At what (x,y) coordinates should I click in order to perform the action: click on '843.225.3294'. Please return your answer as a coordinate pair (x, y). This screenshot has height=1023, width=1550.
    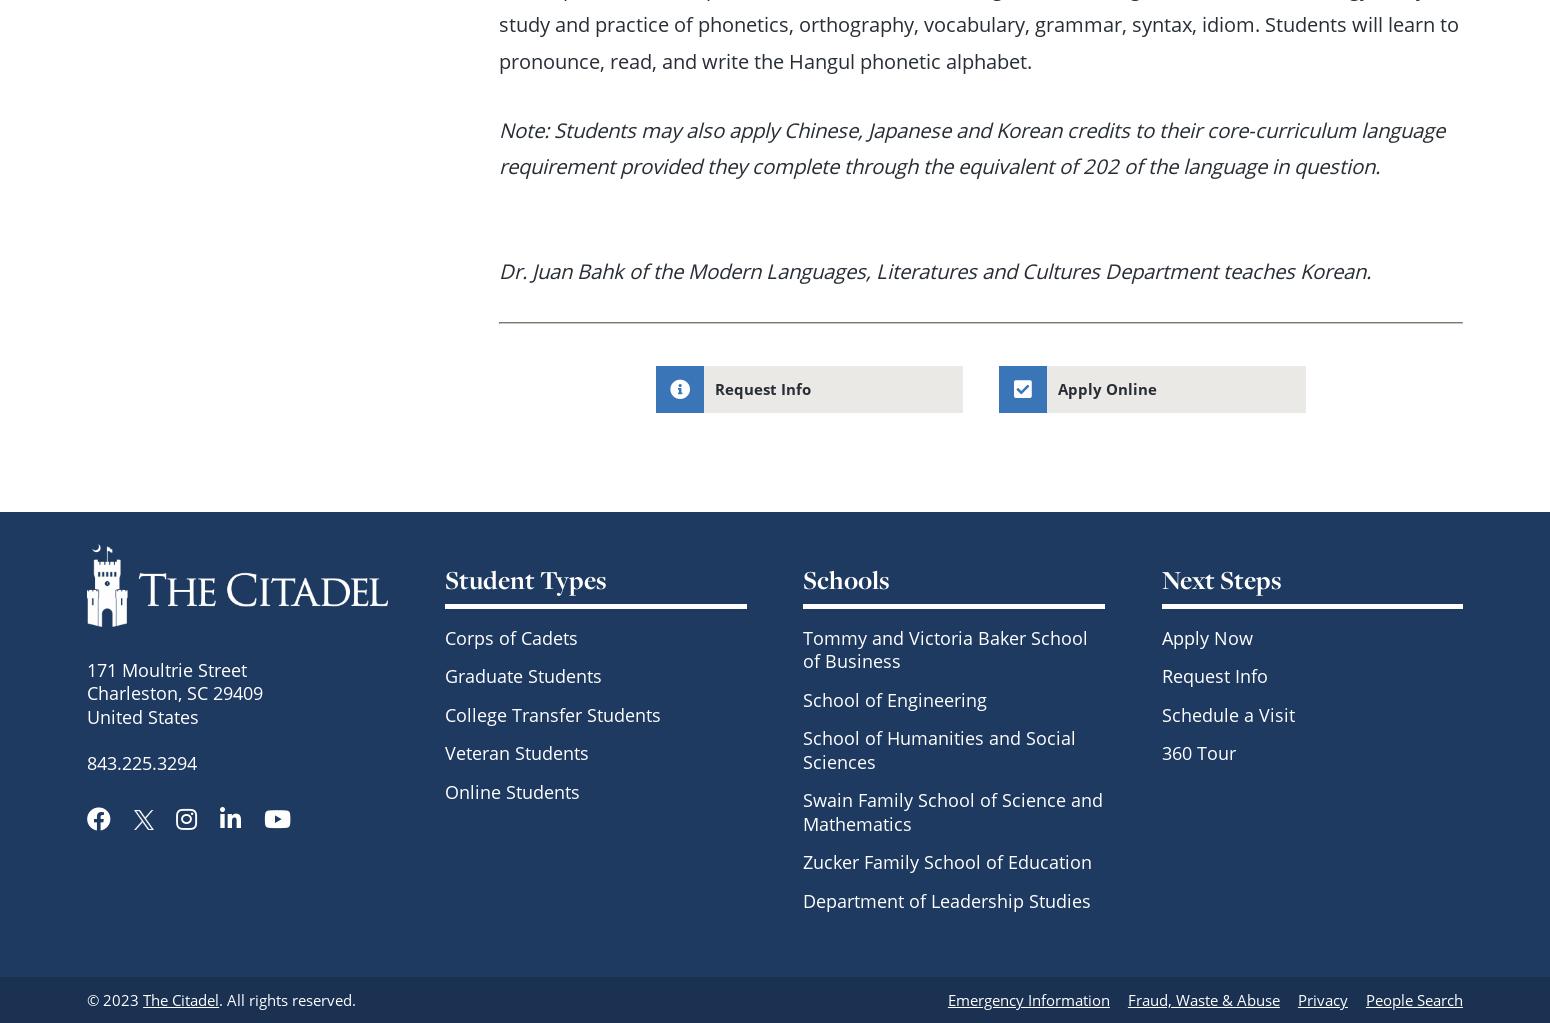
    Looking at the image, I should click on (141, 761).